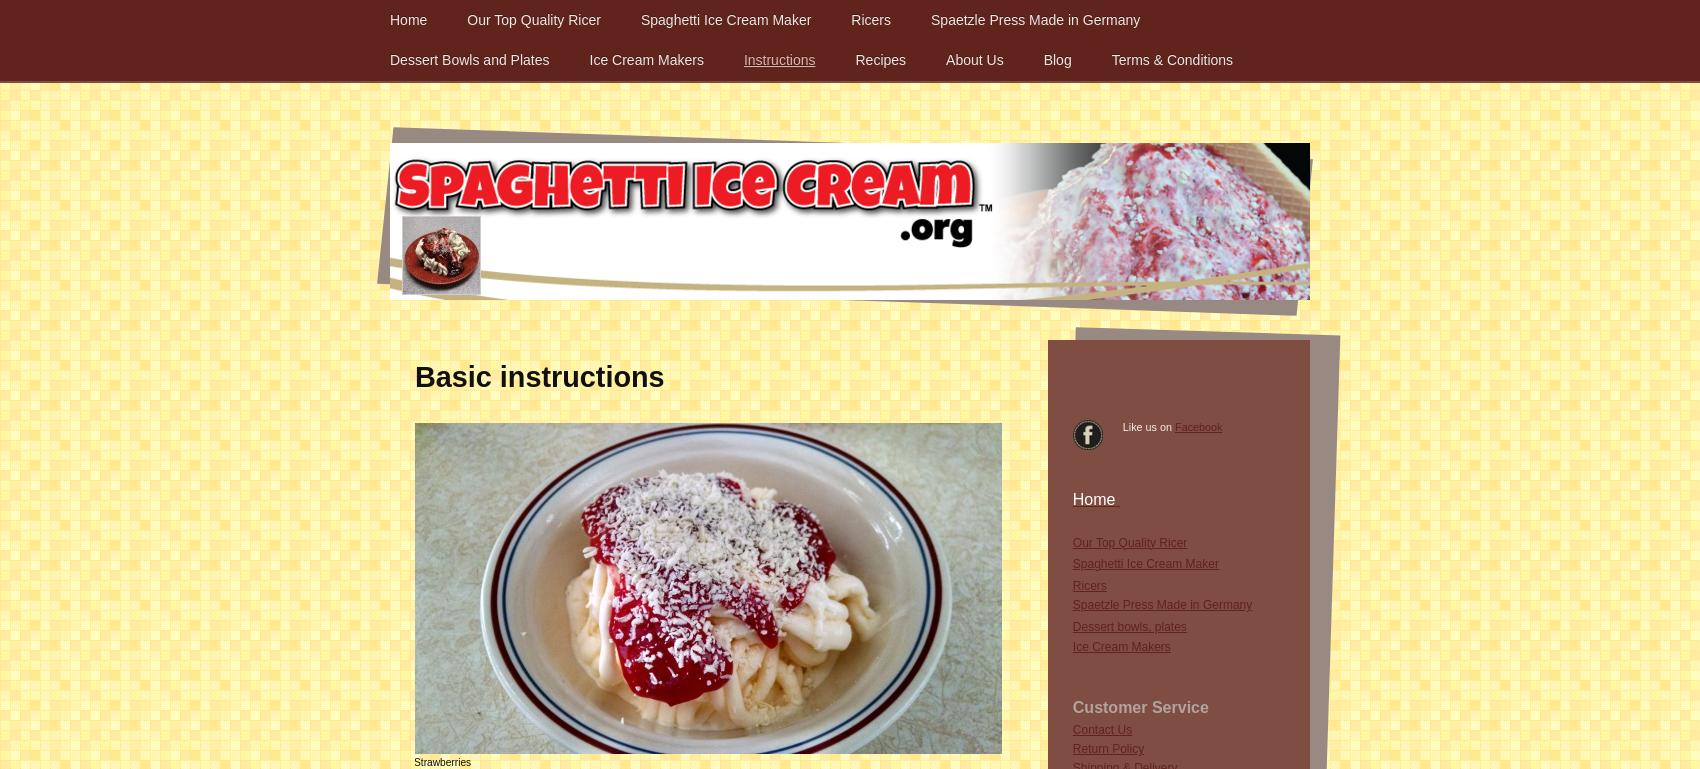 The height and width of the screenshot is (769, 1700). What do you see at coordinates (1101, 728) in the screenshot?
I see `'Contact Us'` at bounding box center [1101, 728].